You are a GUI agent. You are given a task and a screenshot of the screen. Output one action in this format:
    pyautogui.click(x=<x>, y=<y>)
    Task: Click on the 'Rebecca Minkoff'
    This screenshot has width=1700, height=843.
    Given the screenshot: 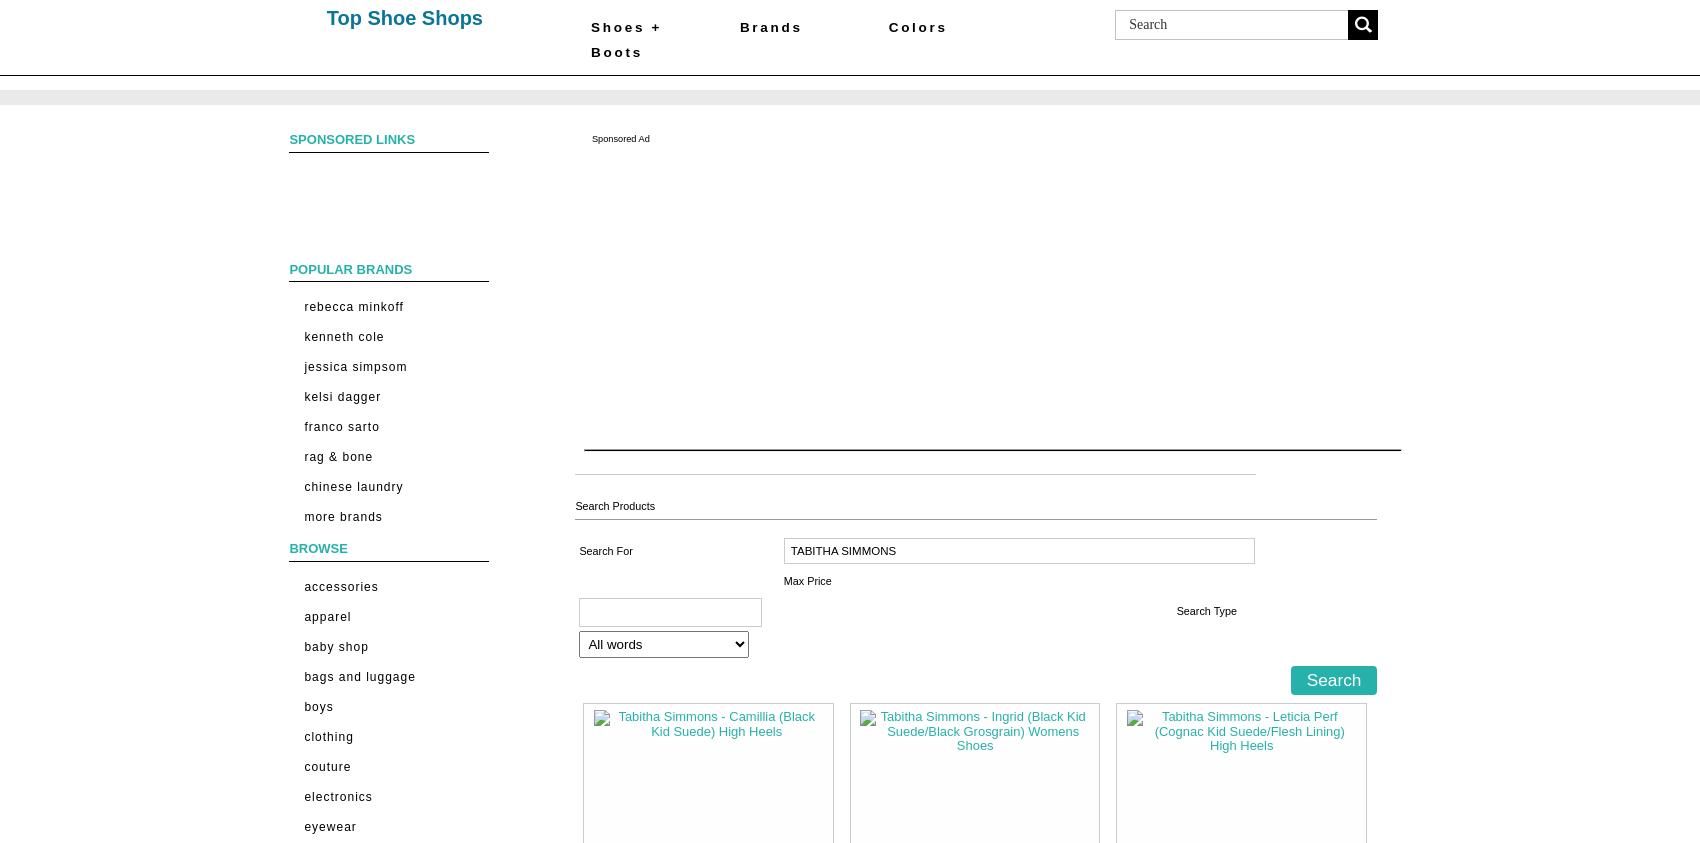 What is the action you would take?
    pyautogui.click(x=352, y=306)
    